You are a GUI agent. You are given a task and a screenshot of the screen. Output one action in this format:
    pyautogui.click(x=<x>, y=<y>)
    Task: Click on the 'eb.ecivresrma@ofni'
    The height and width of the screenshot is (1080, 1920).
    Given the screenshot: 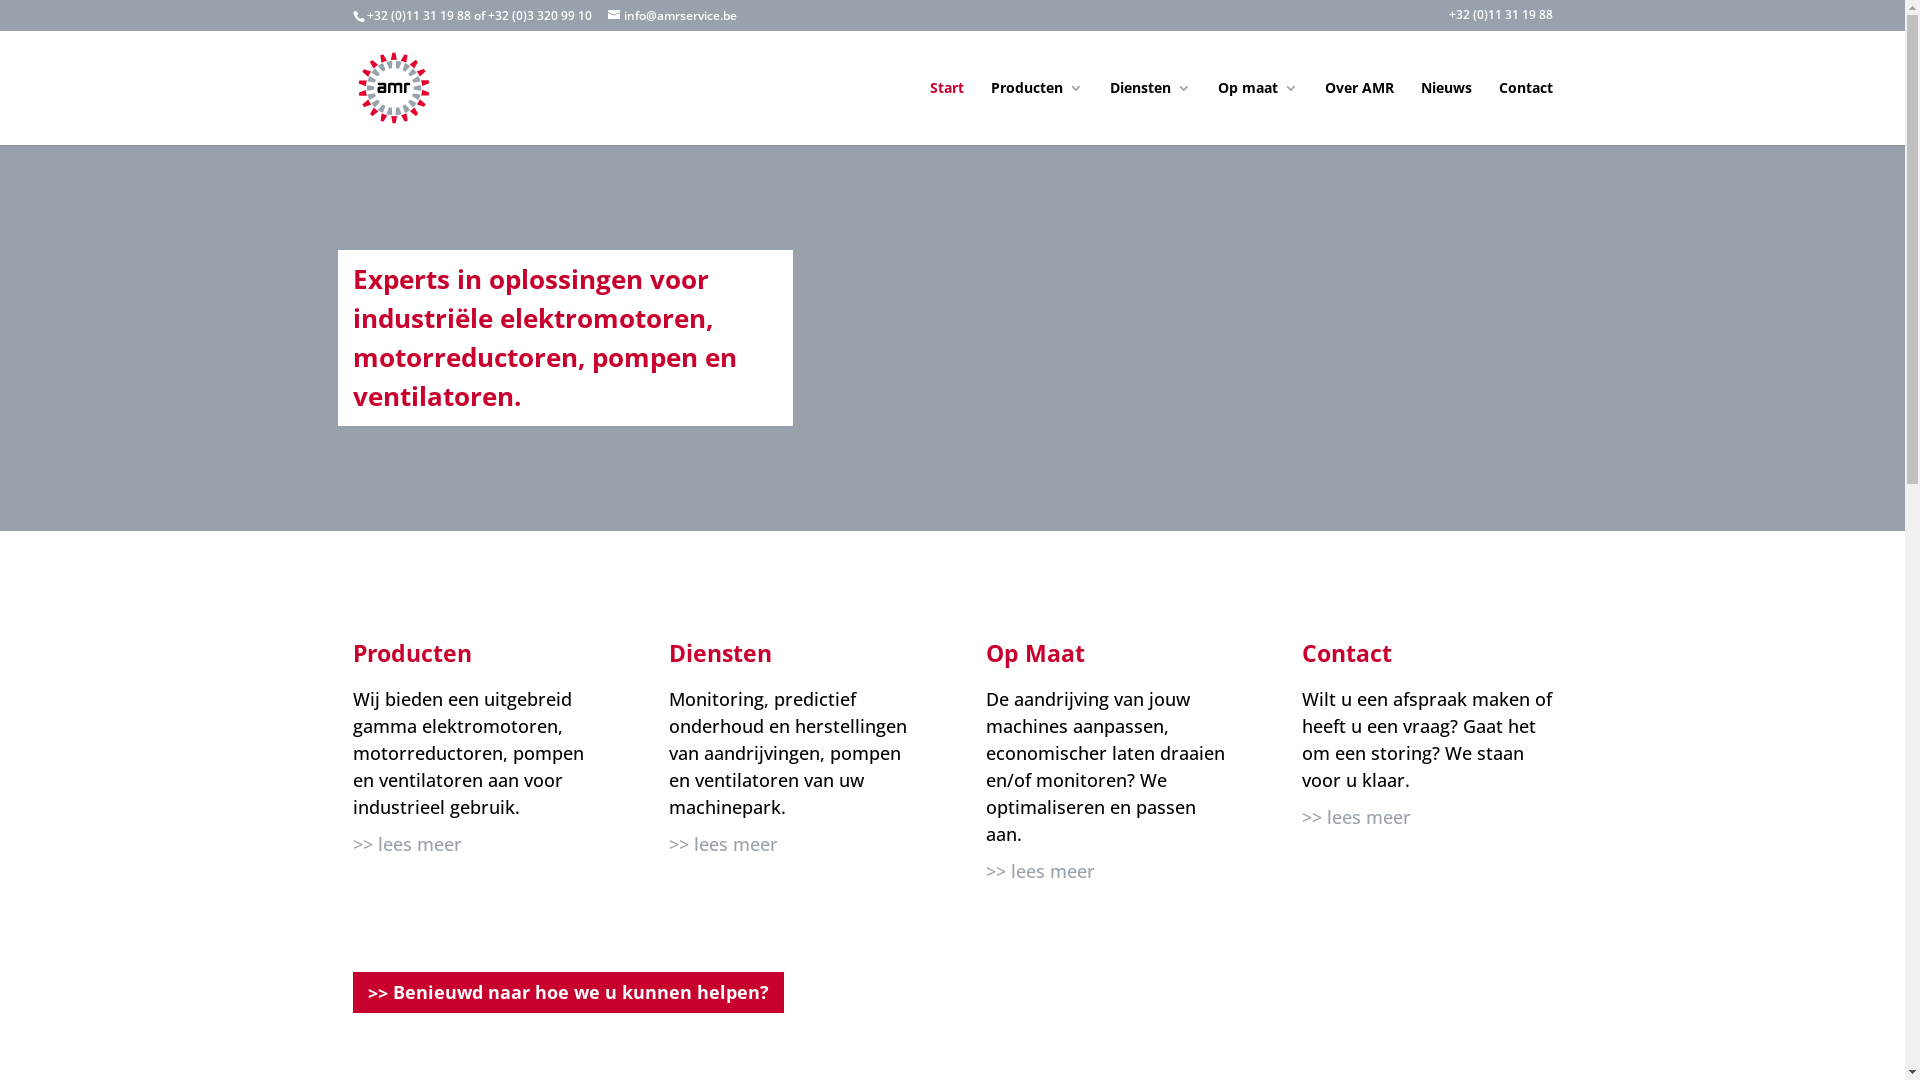 What is the action you would take?
    pyautogui.click(x=672, y=15)
    